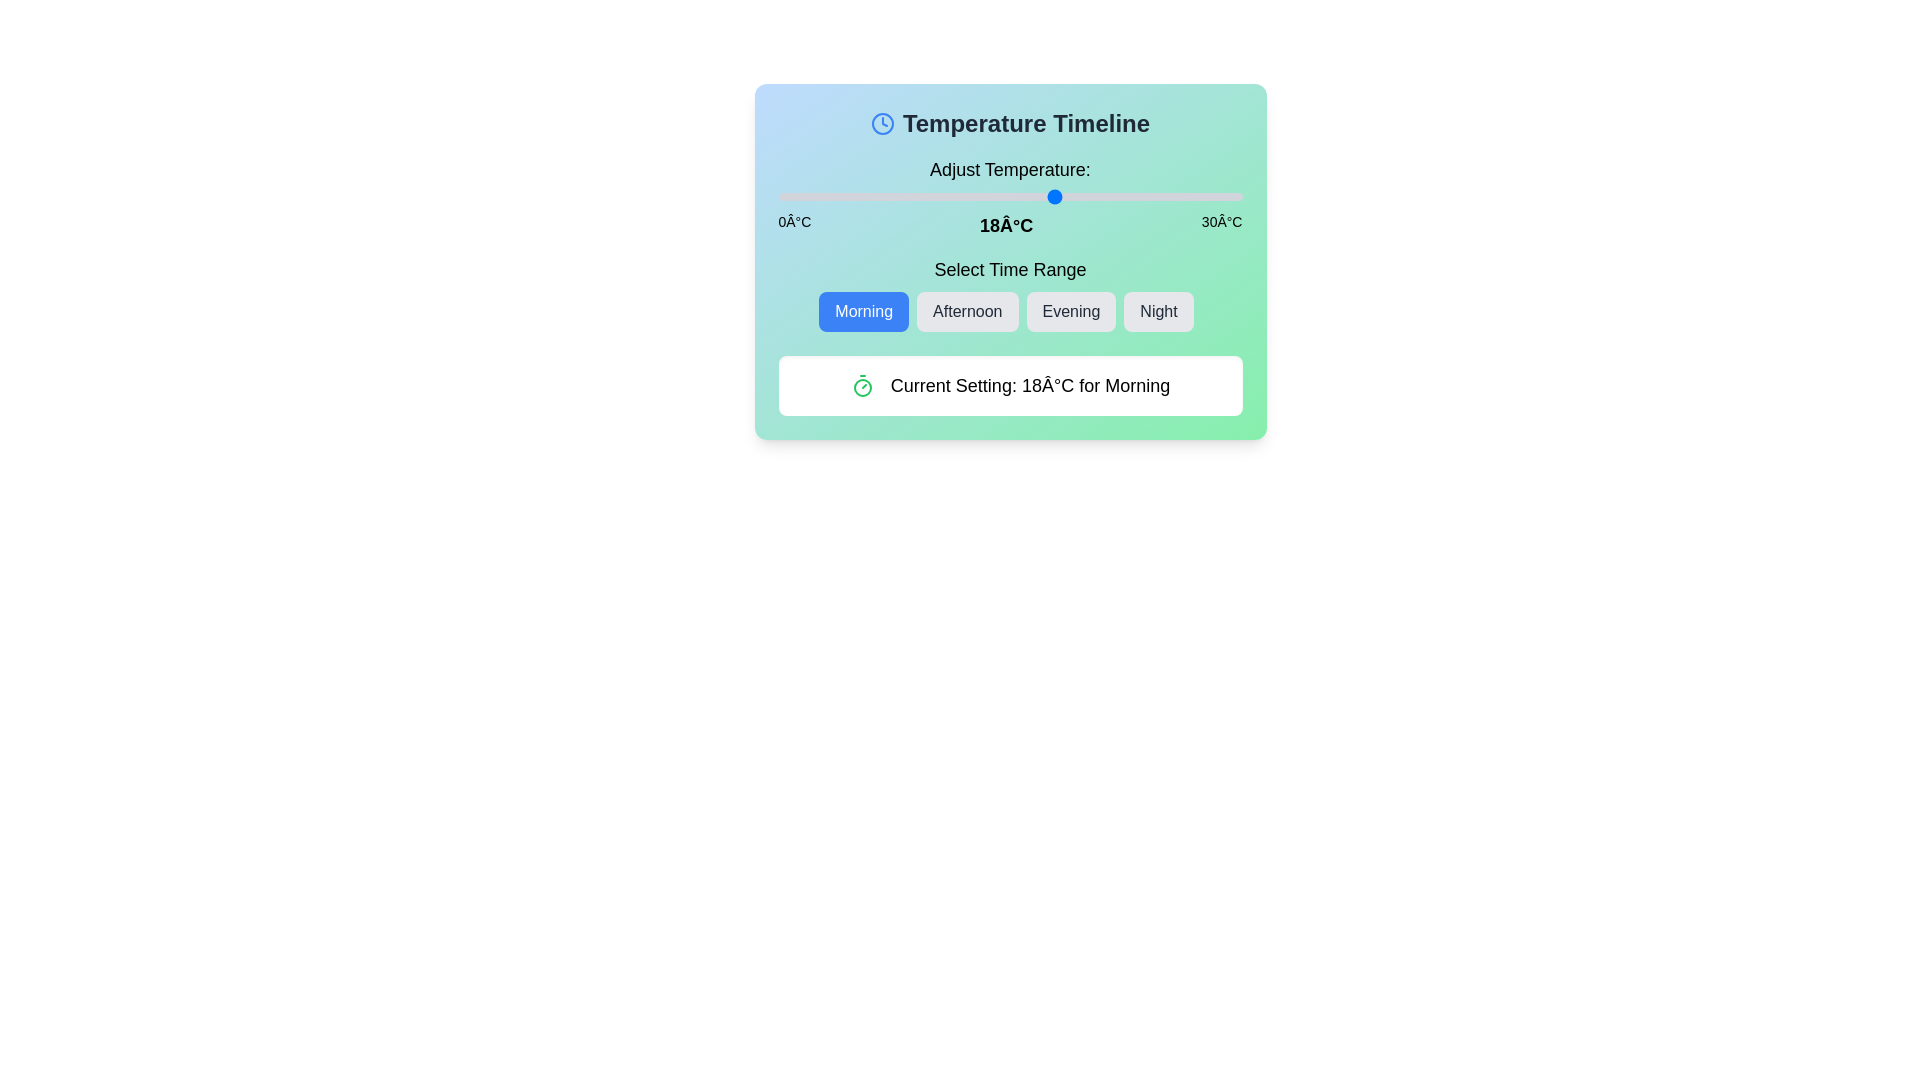  What do you see at coordinates (885, 196) in the screenshot?
I see `the temperature slider to set the temperature to 7°C` at bounding box center [885, 196].